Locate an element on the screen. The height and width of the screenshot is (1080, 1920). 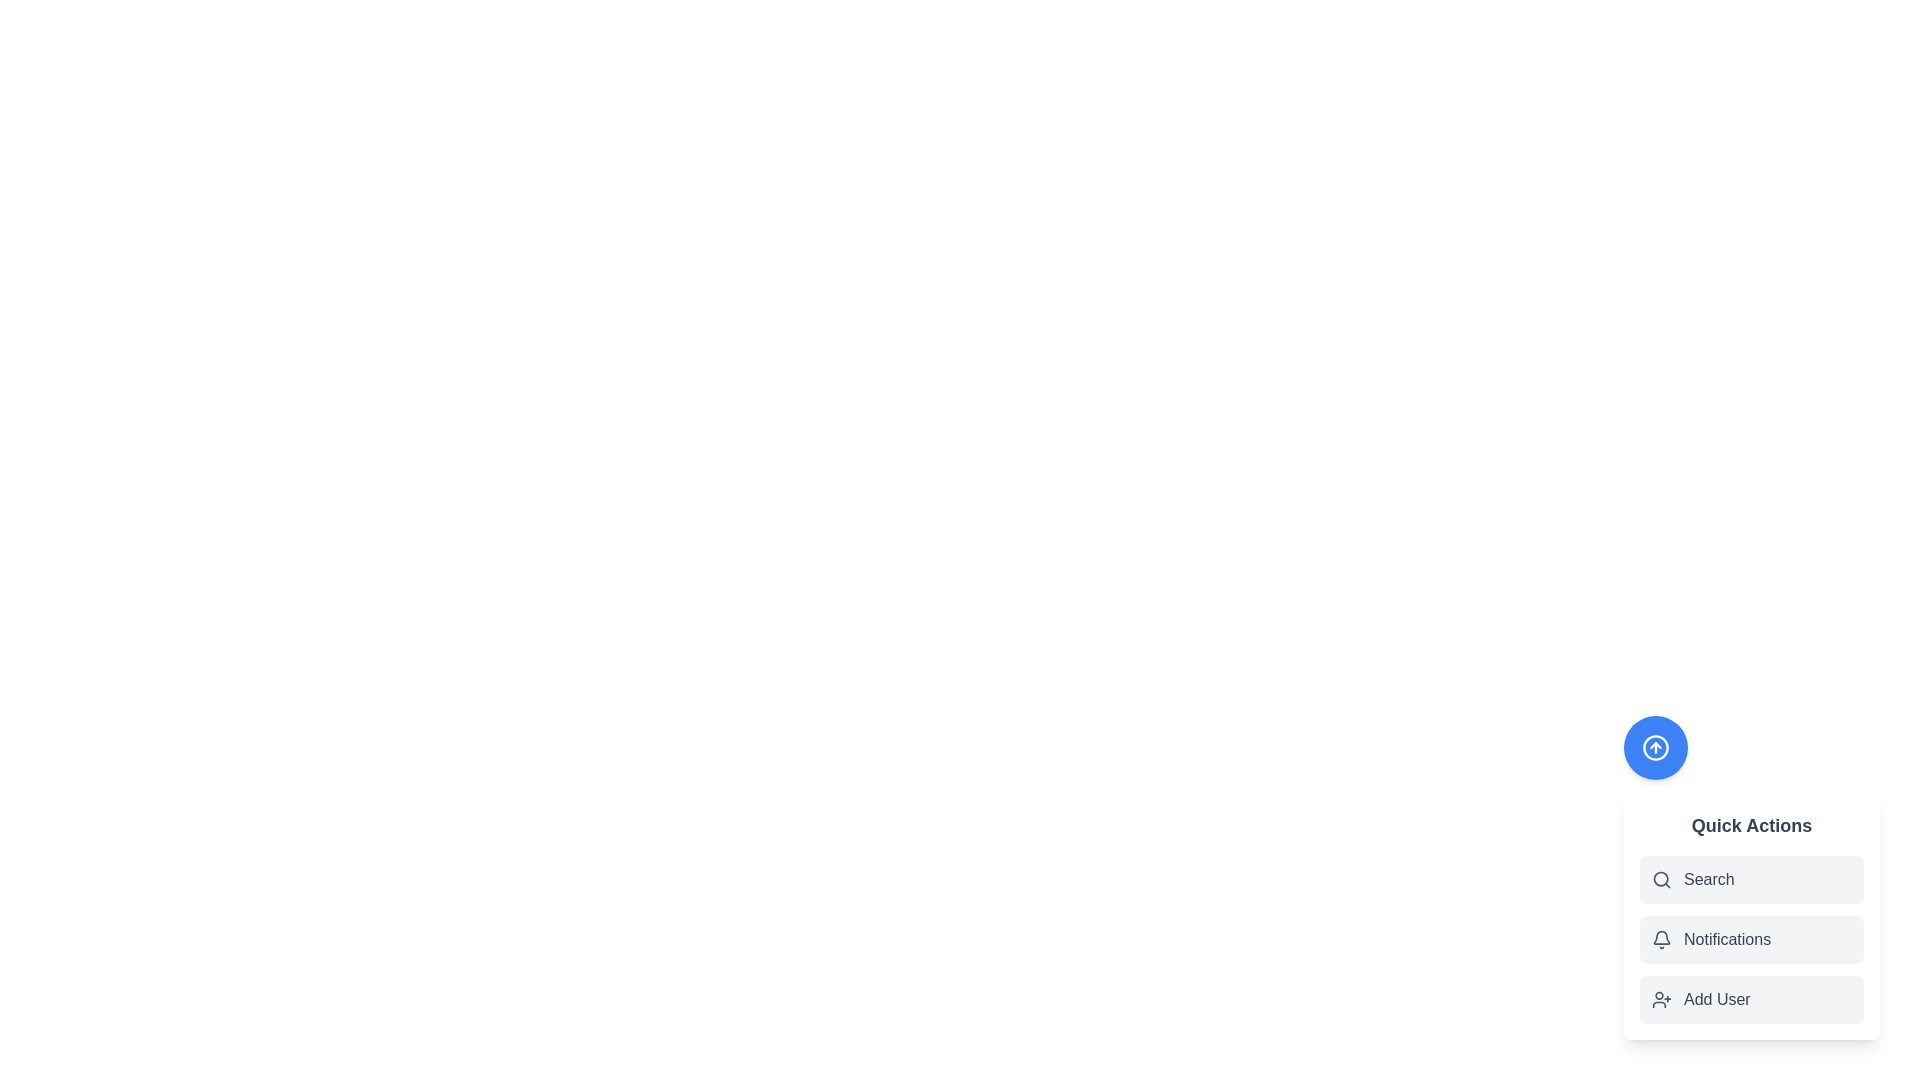
the 'Search' button located beneath the title 'Quick Actions' in the bottom-right menu is located at coordinates (1751, 877).